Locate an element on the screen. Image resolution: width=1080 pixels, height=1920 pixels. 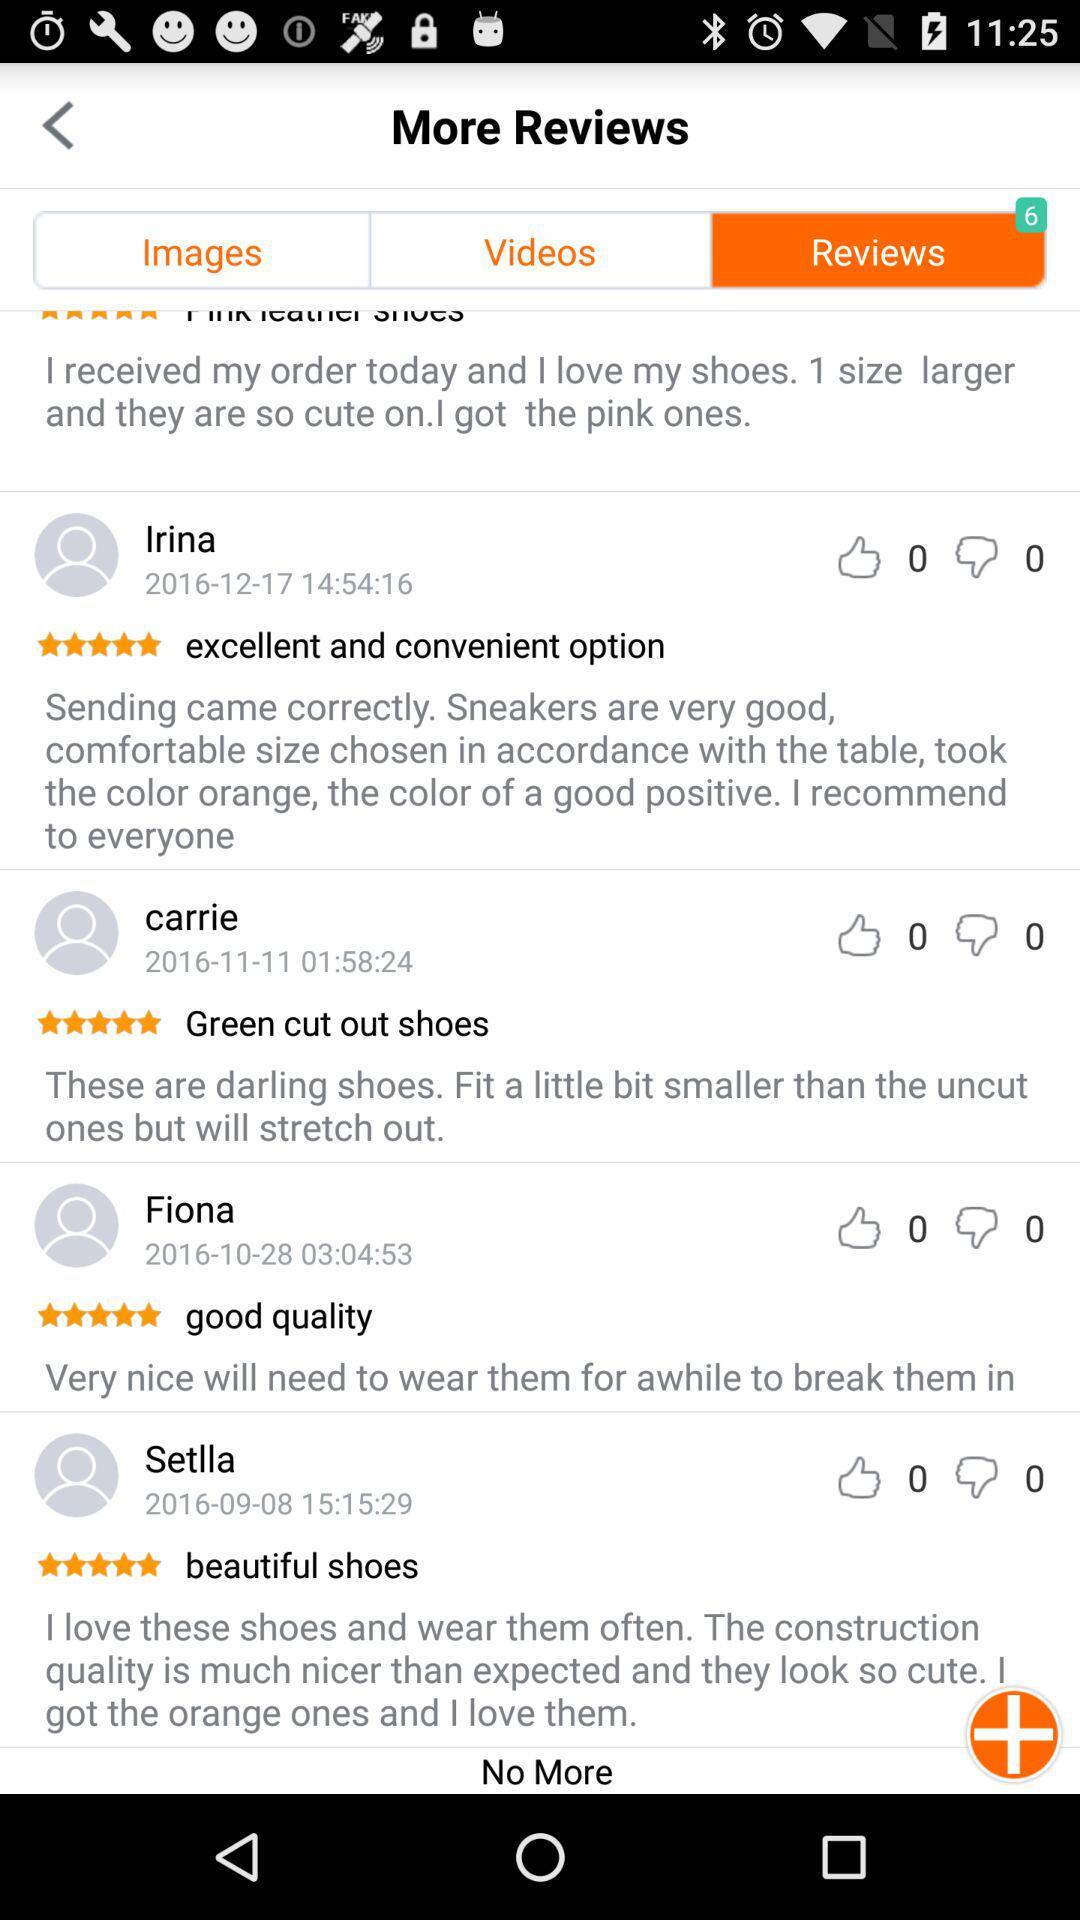
app above sending came correctly icon is located at coordinates (612, 644).